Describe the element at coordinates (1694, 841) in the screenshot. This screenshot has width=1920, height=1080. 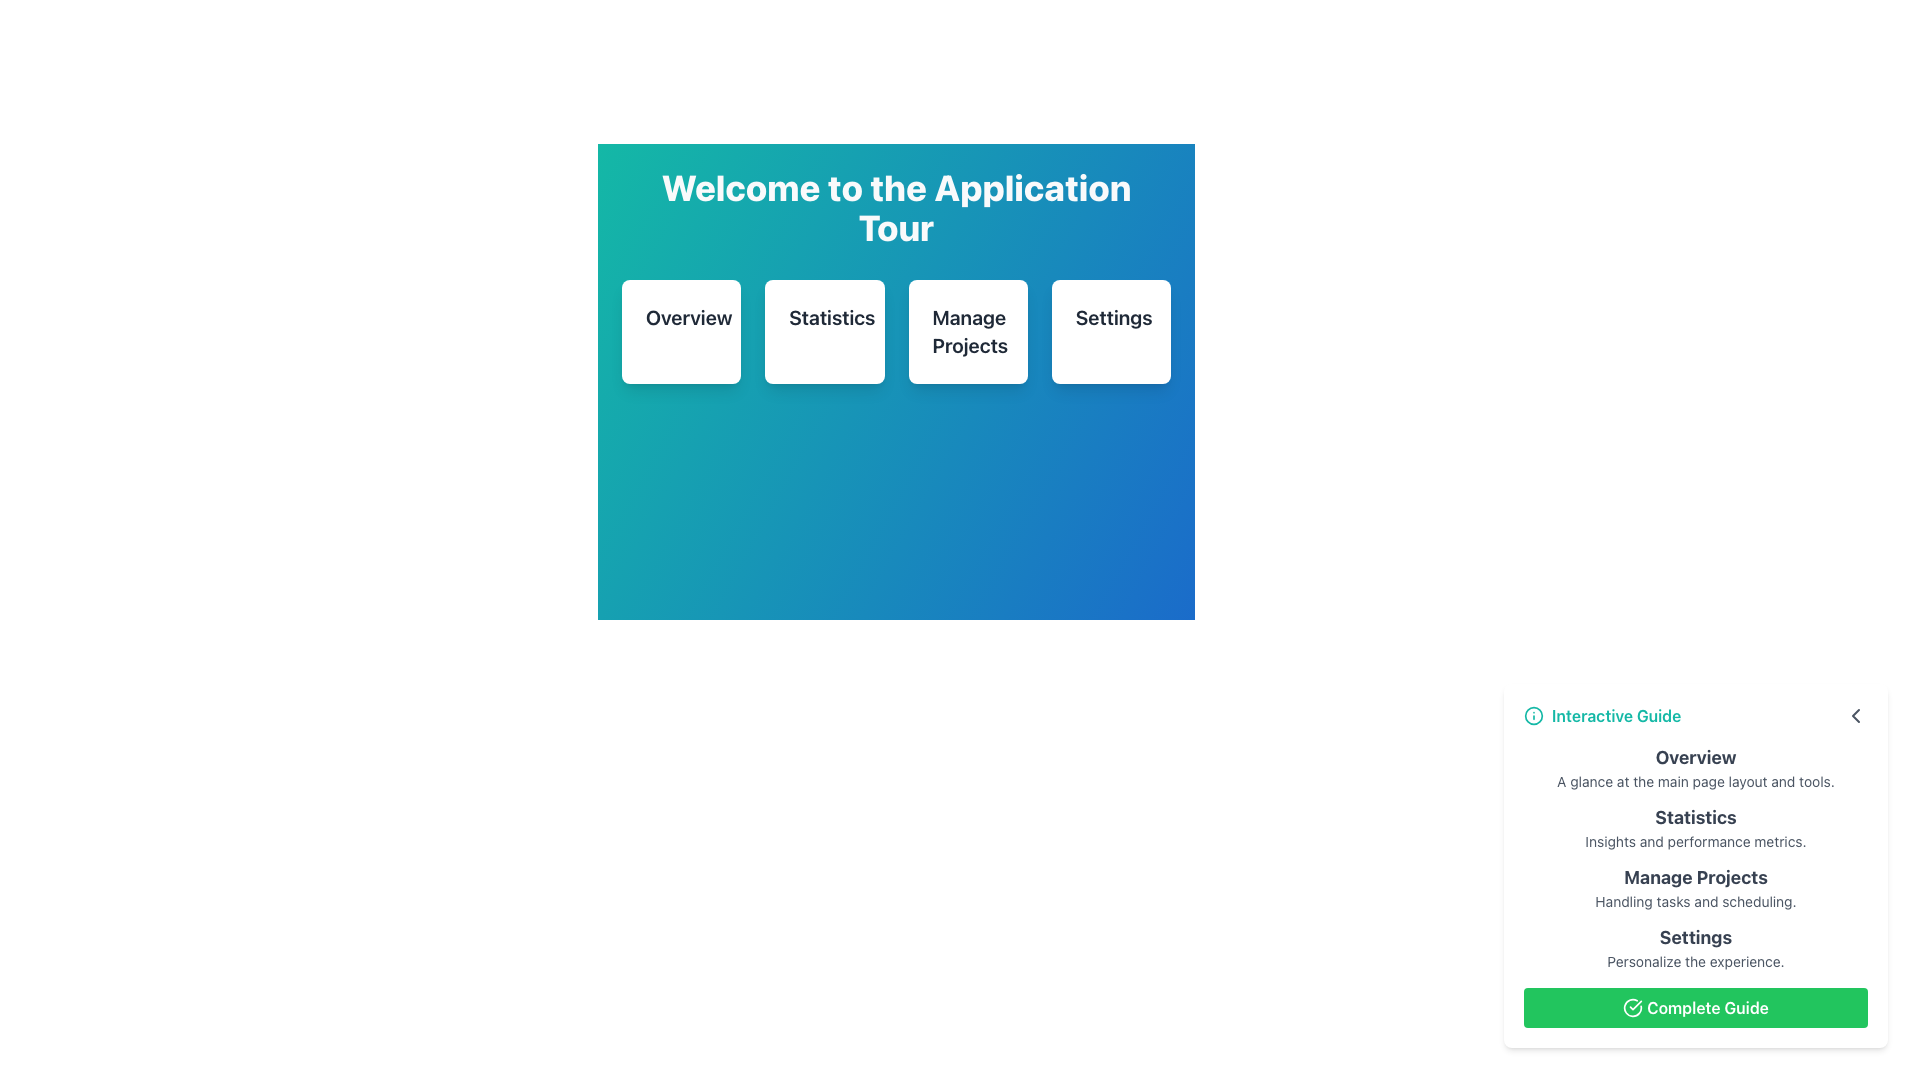
I see `the text block that displays 'Insights and performance metrics.' located below the heading 'Statistics' in the interactive guide` at that location.